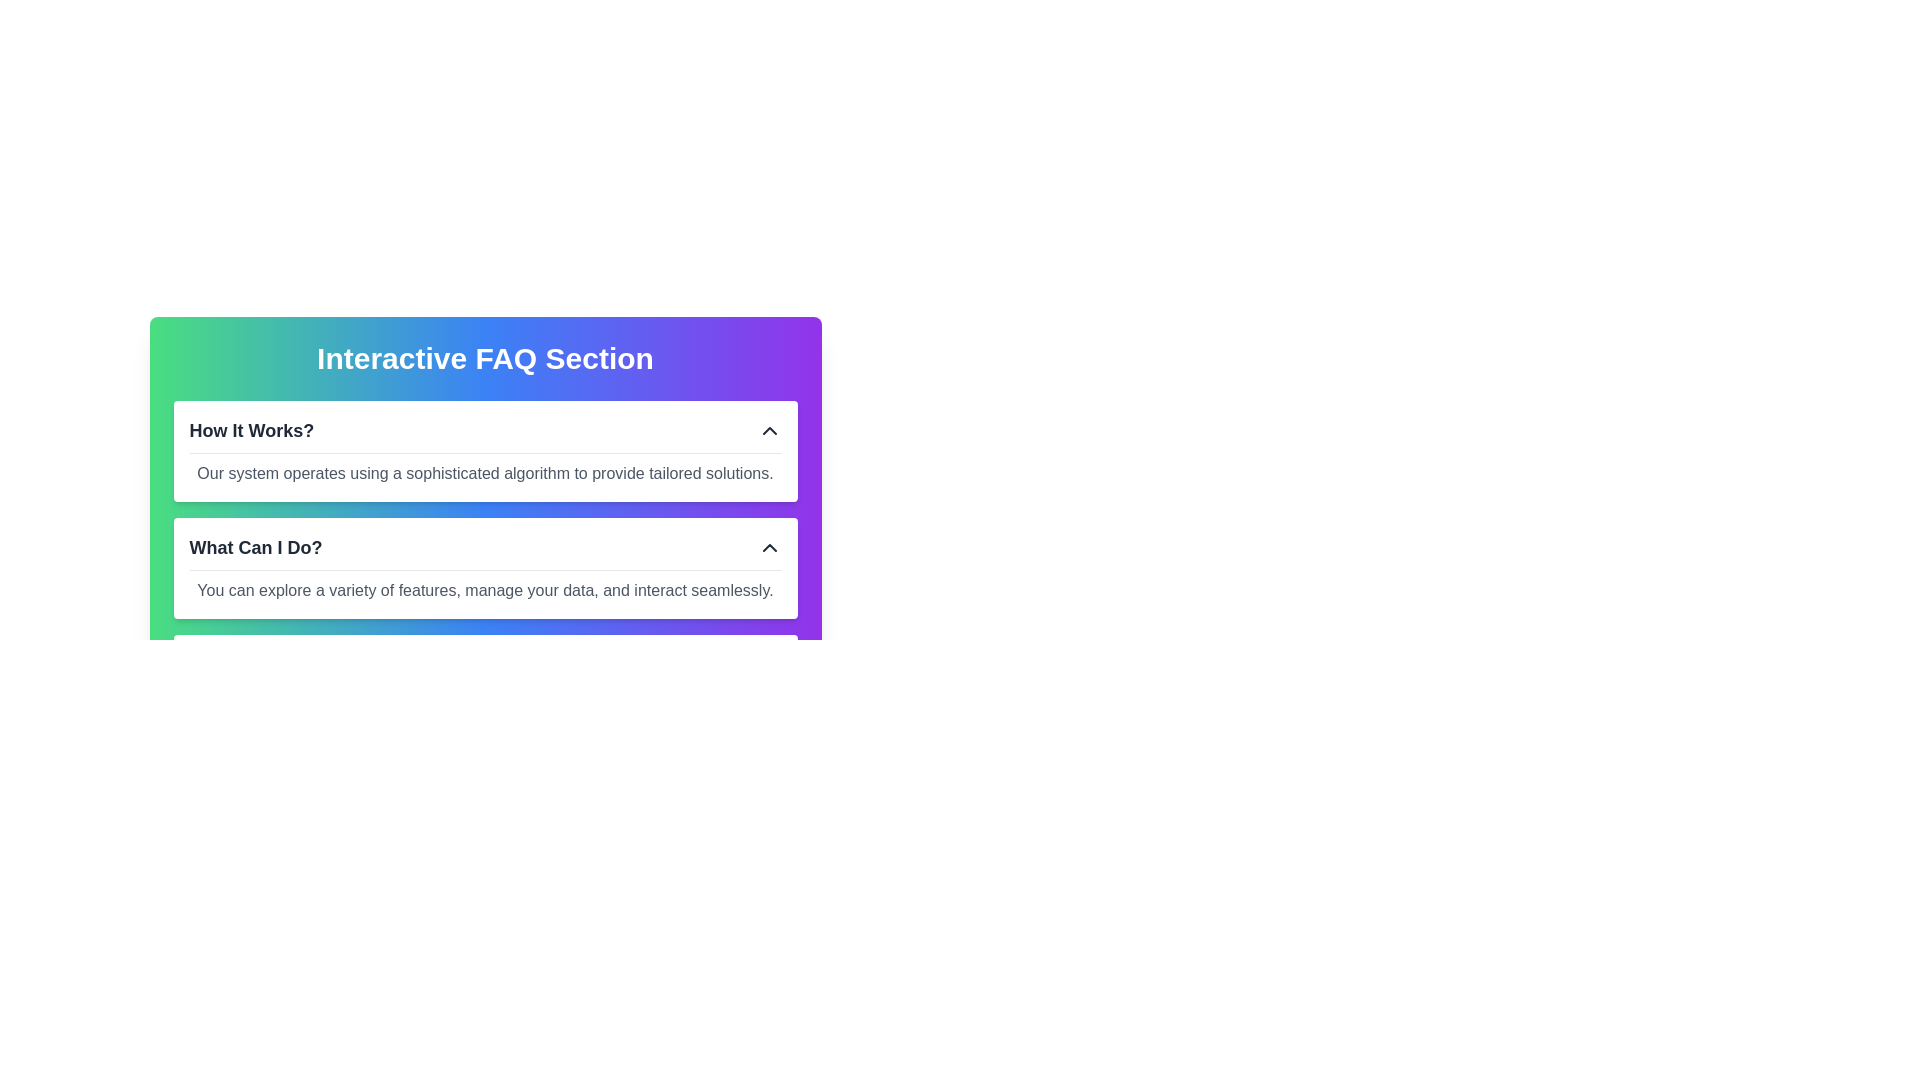 This screenshot has height=1080, width=1920. What do you see at coordinates (485, 585) in the screenshot?
I see `the informational text description located under the 'What Can I Do?' header in the FAQ section, which is the second collapsible item with a white background inside a purple gradient background` at bounding box center [485, 585].